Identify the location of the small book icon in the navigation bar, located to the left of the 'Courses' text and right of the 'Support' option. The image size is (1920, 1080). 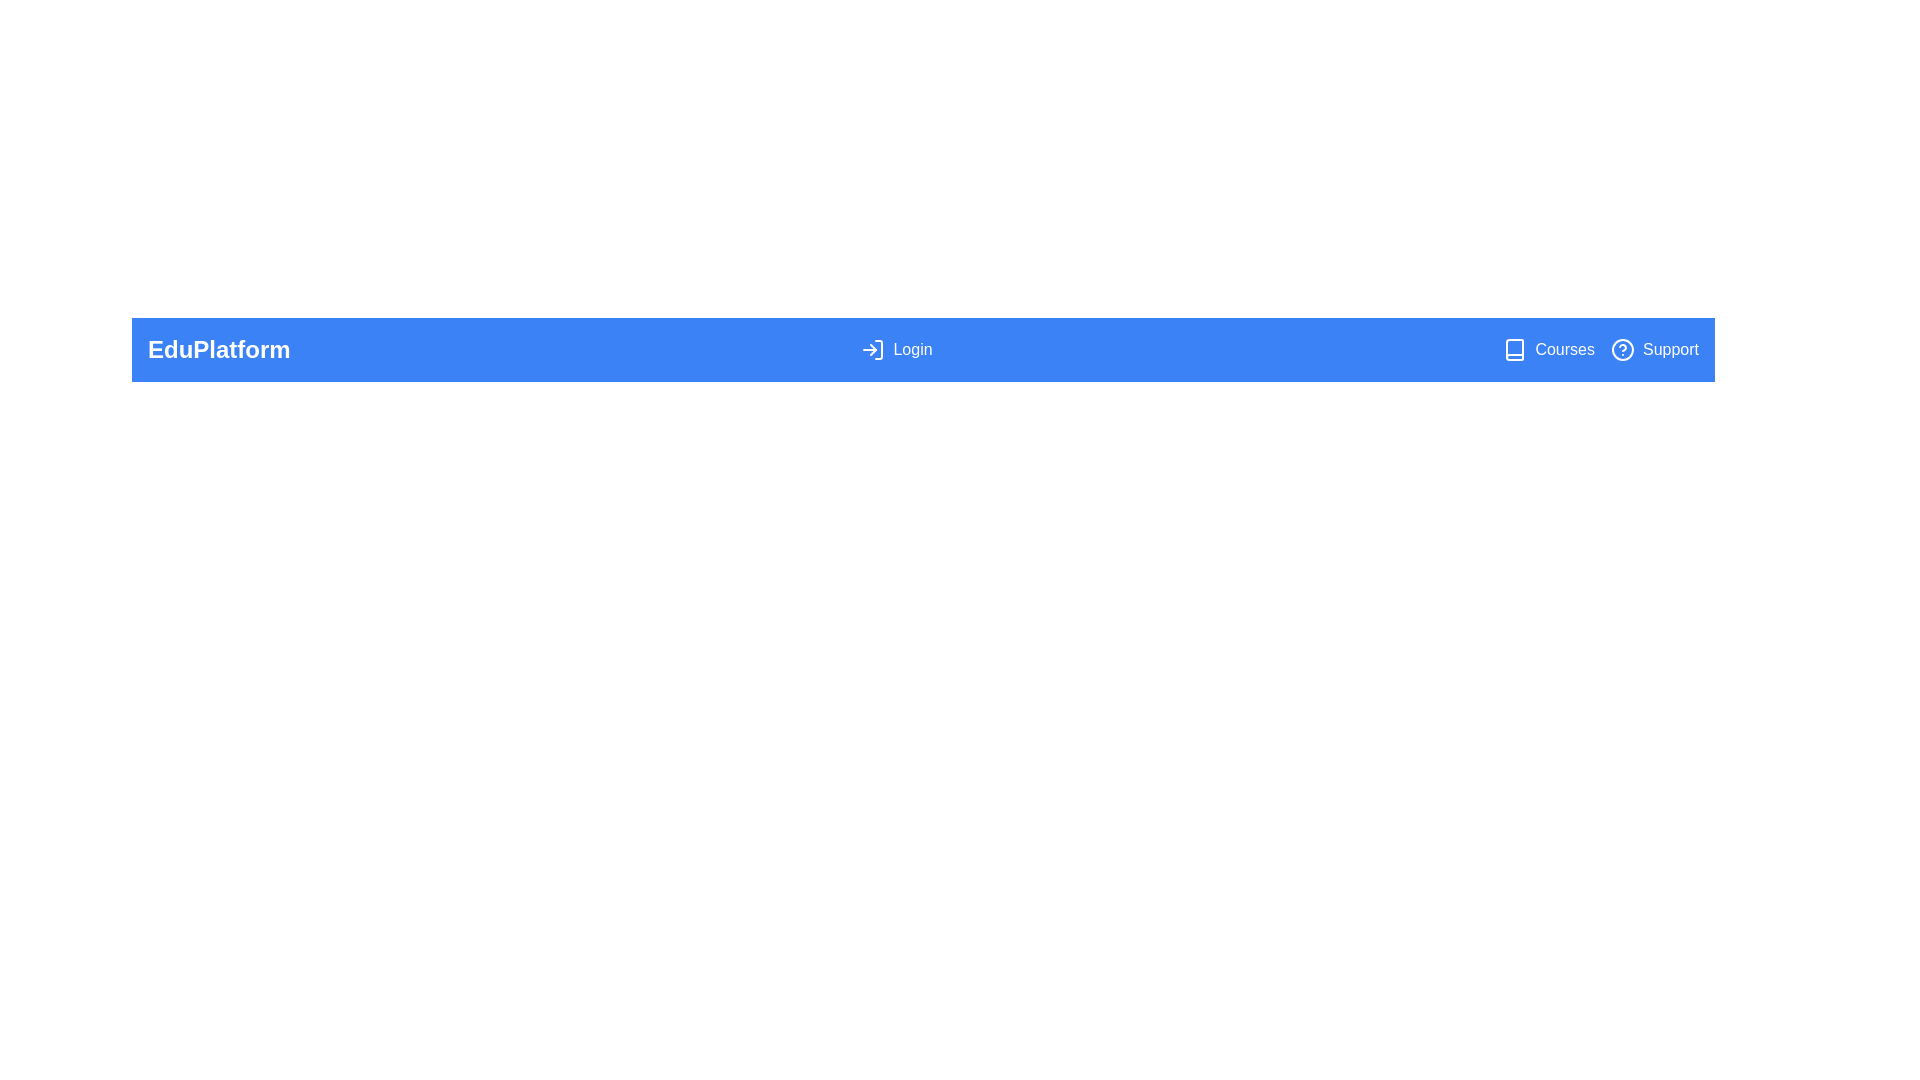
(1515, 349).